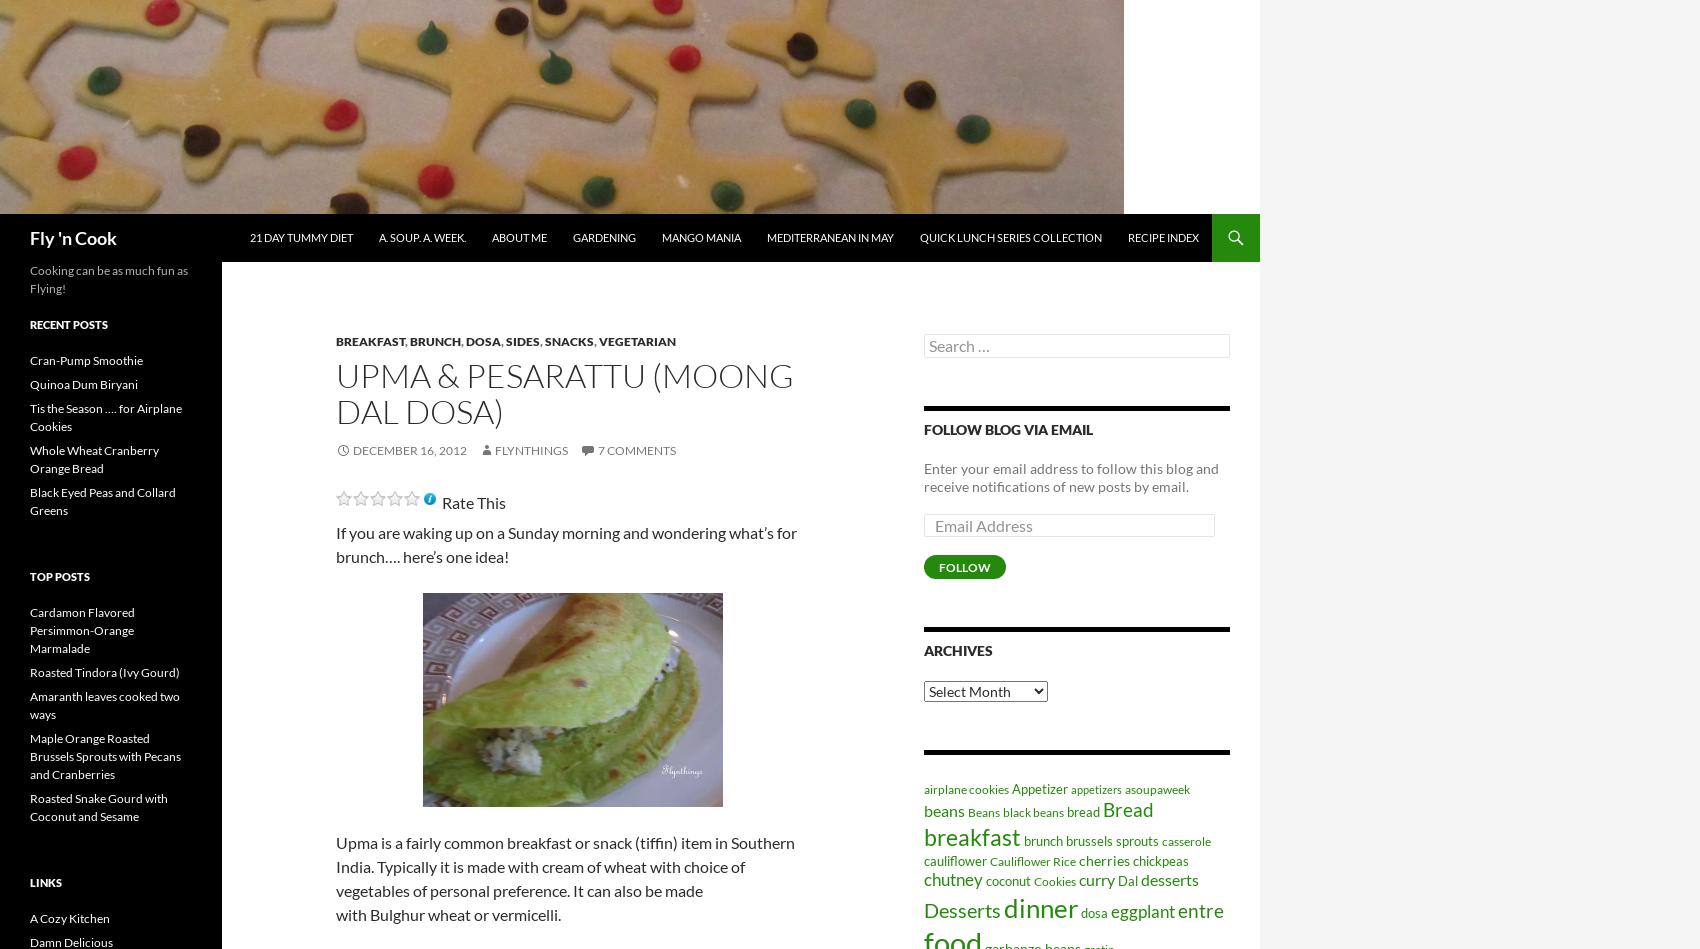 The width and height of the screenshot is (1700, 949). Describe the element at coordinates (531, 450) in the screenshot. I see `'flynthings'` at that location.